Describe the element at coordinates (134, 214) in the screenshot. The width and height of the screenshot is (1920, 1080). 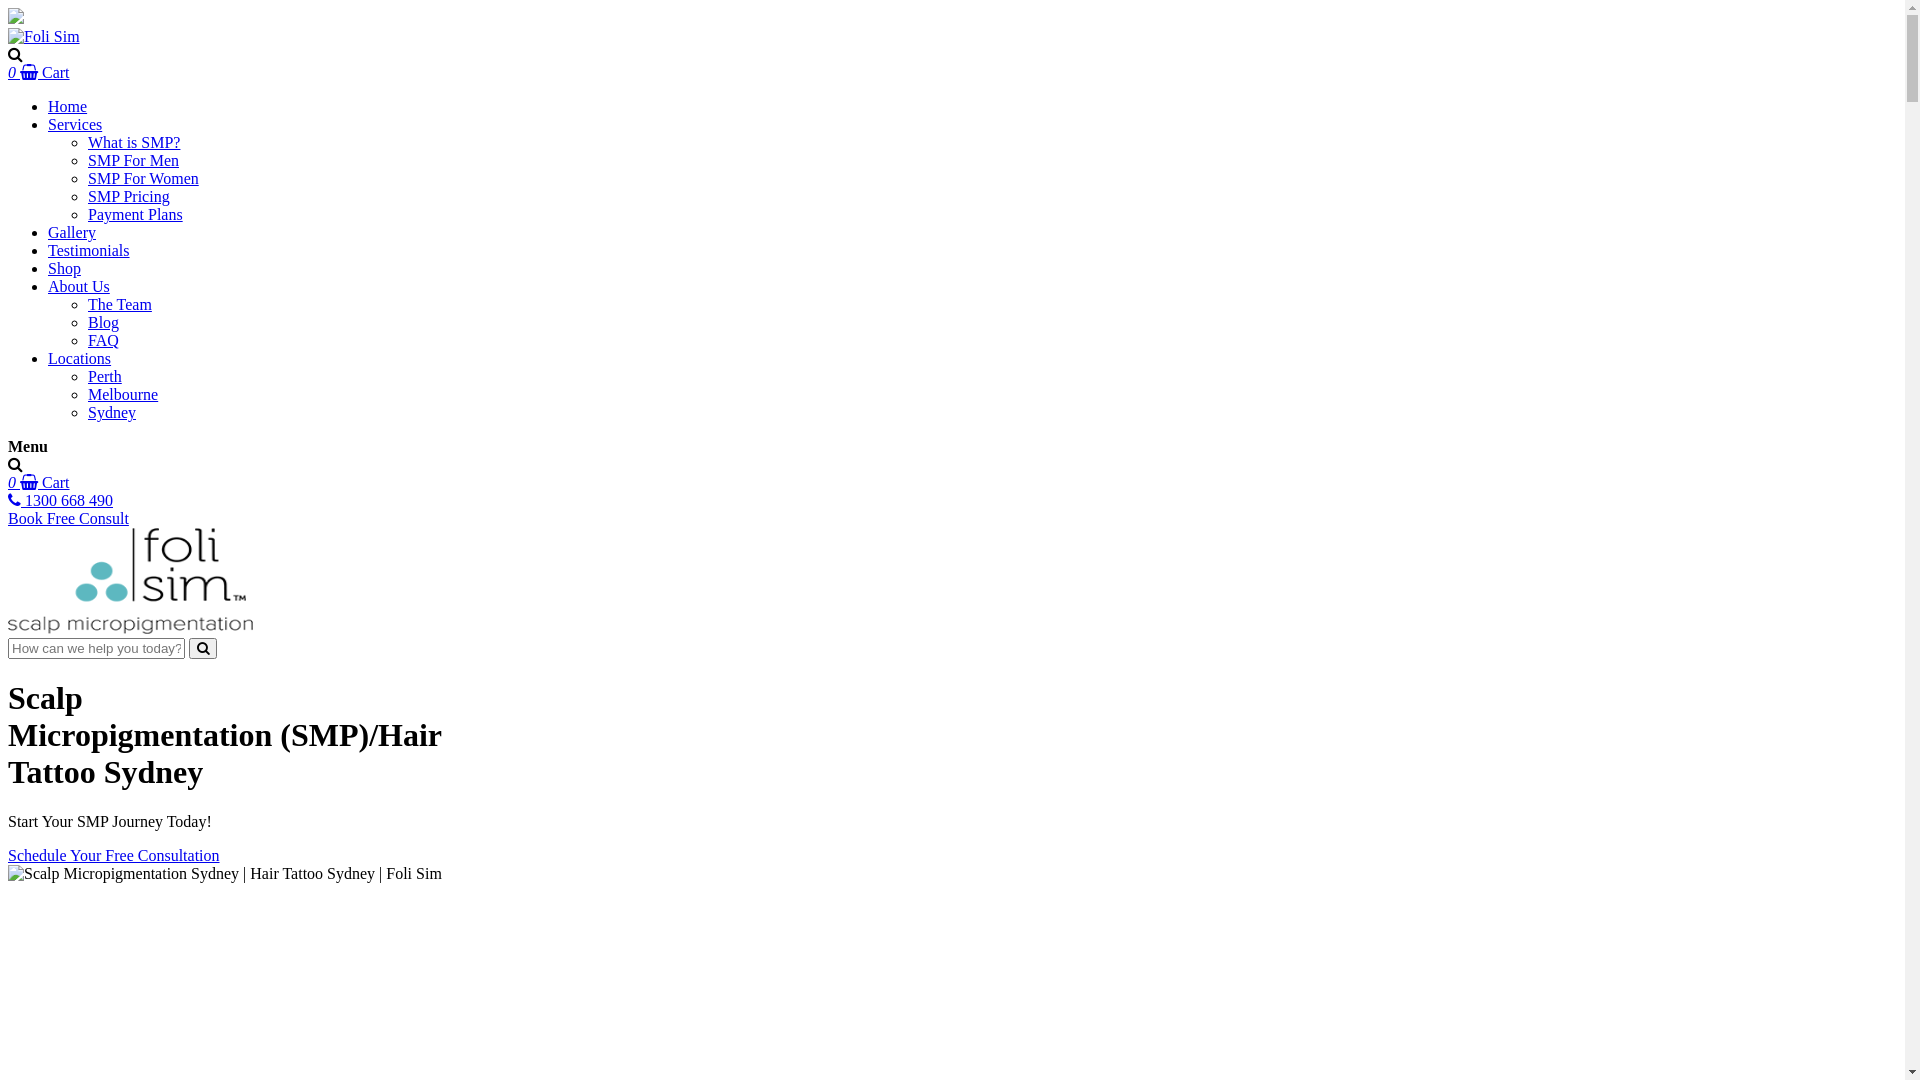
I see `'Payment Plans'` at that location.